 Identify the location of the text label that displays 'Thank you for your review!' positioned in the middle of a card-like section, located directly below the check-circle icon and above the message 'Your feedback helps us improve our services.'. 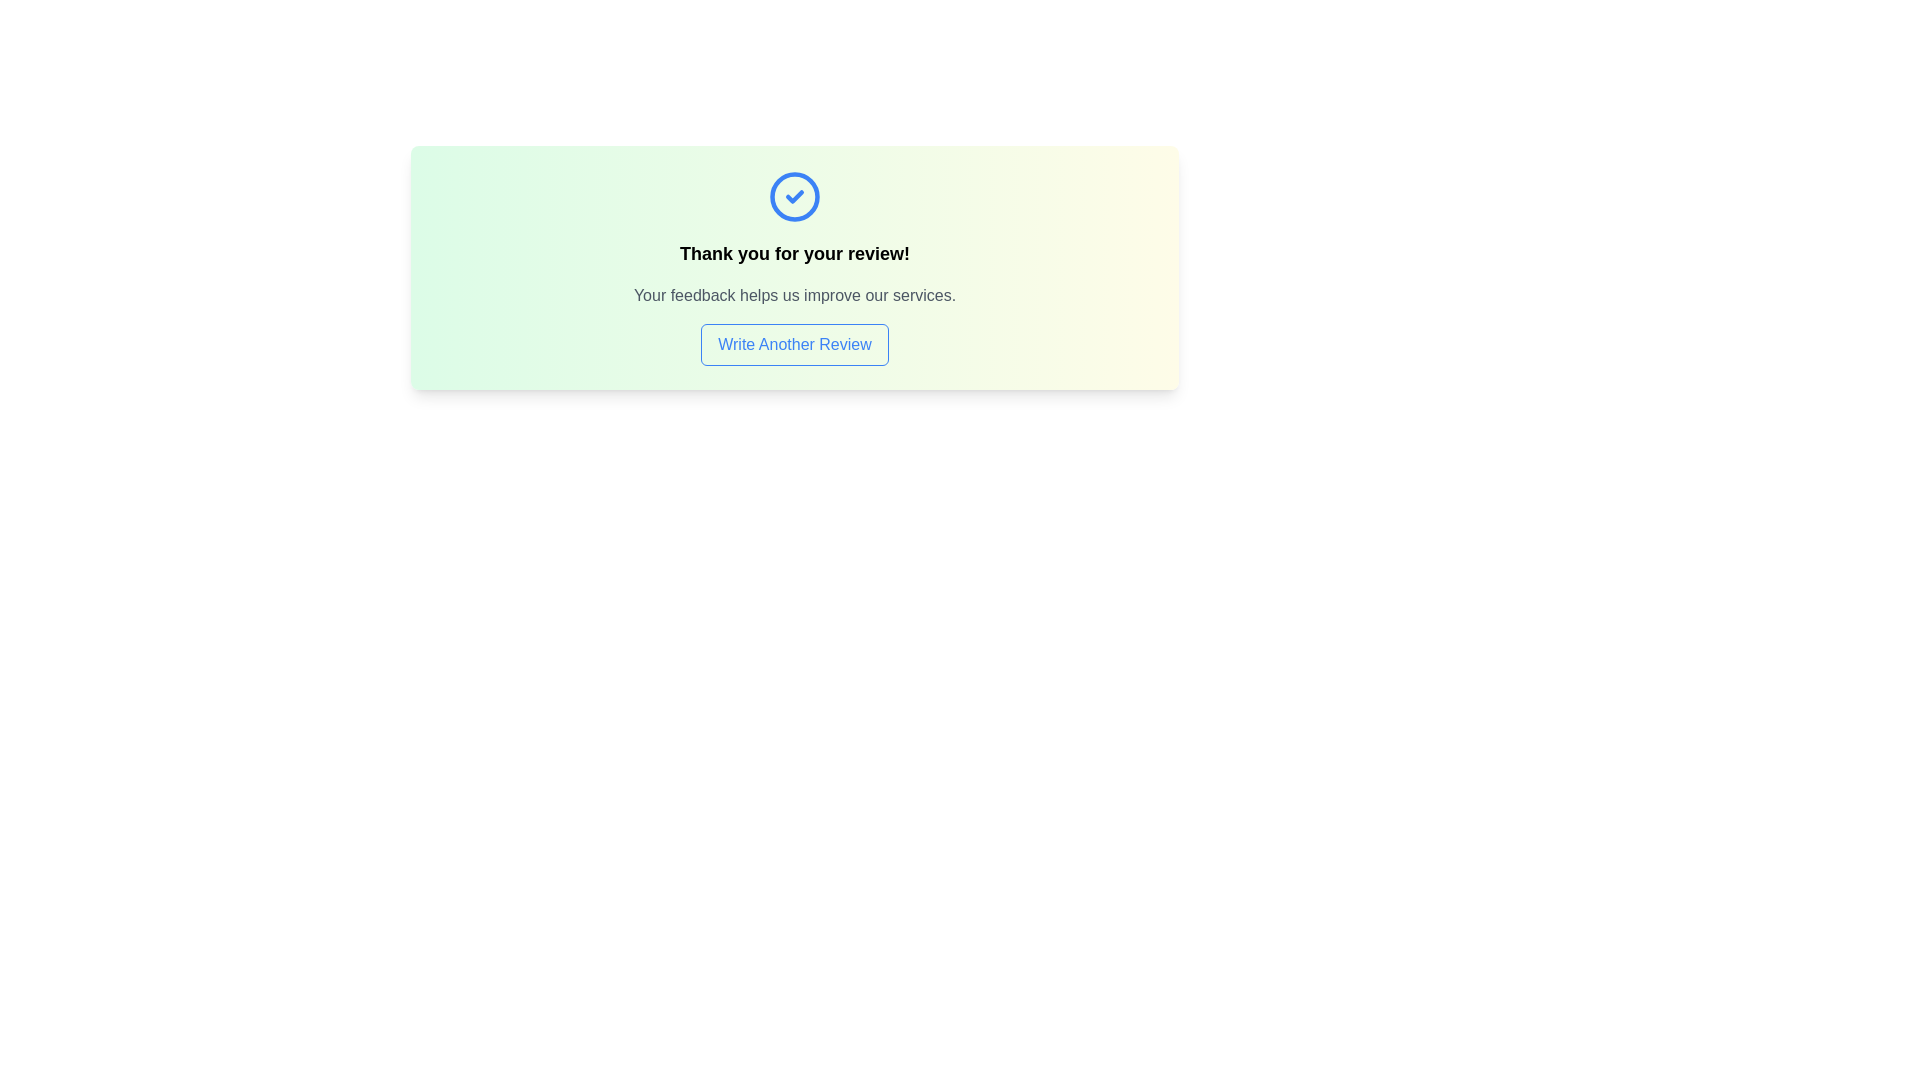
(794, 253).